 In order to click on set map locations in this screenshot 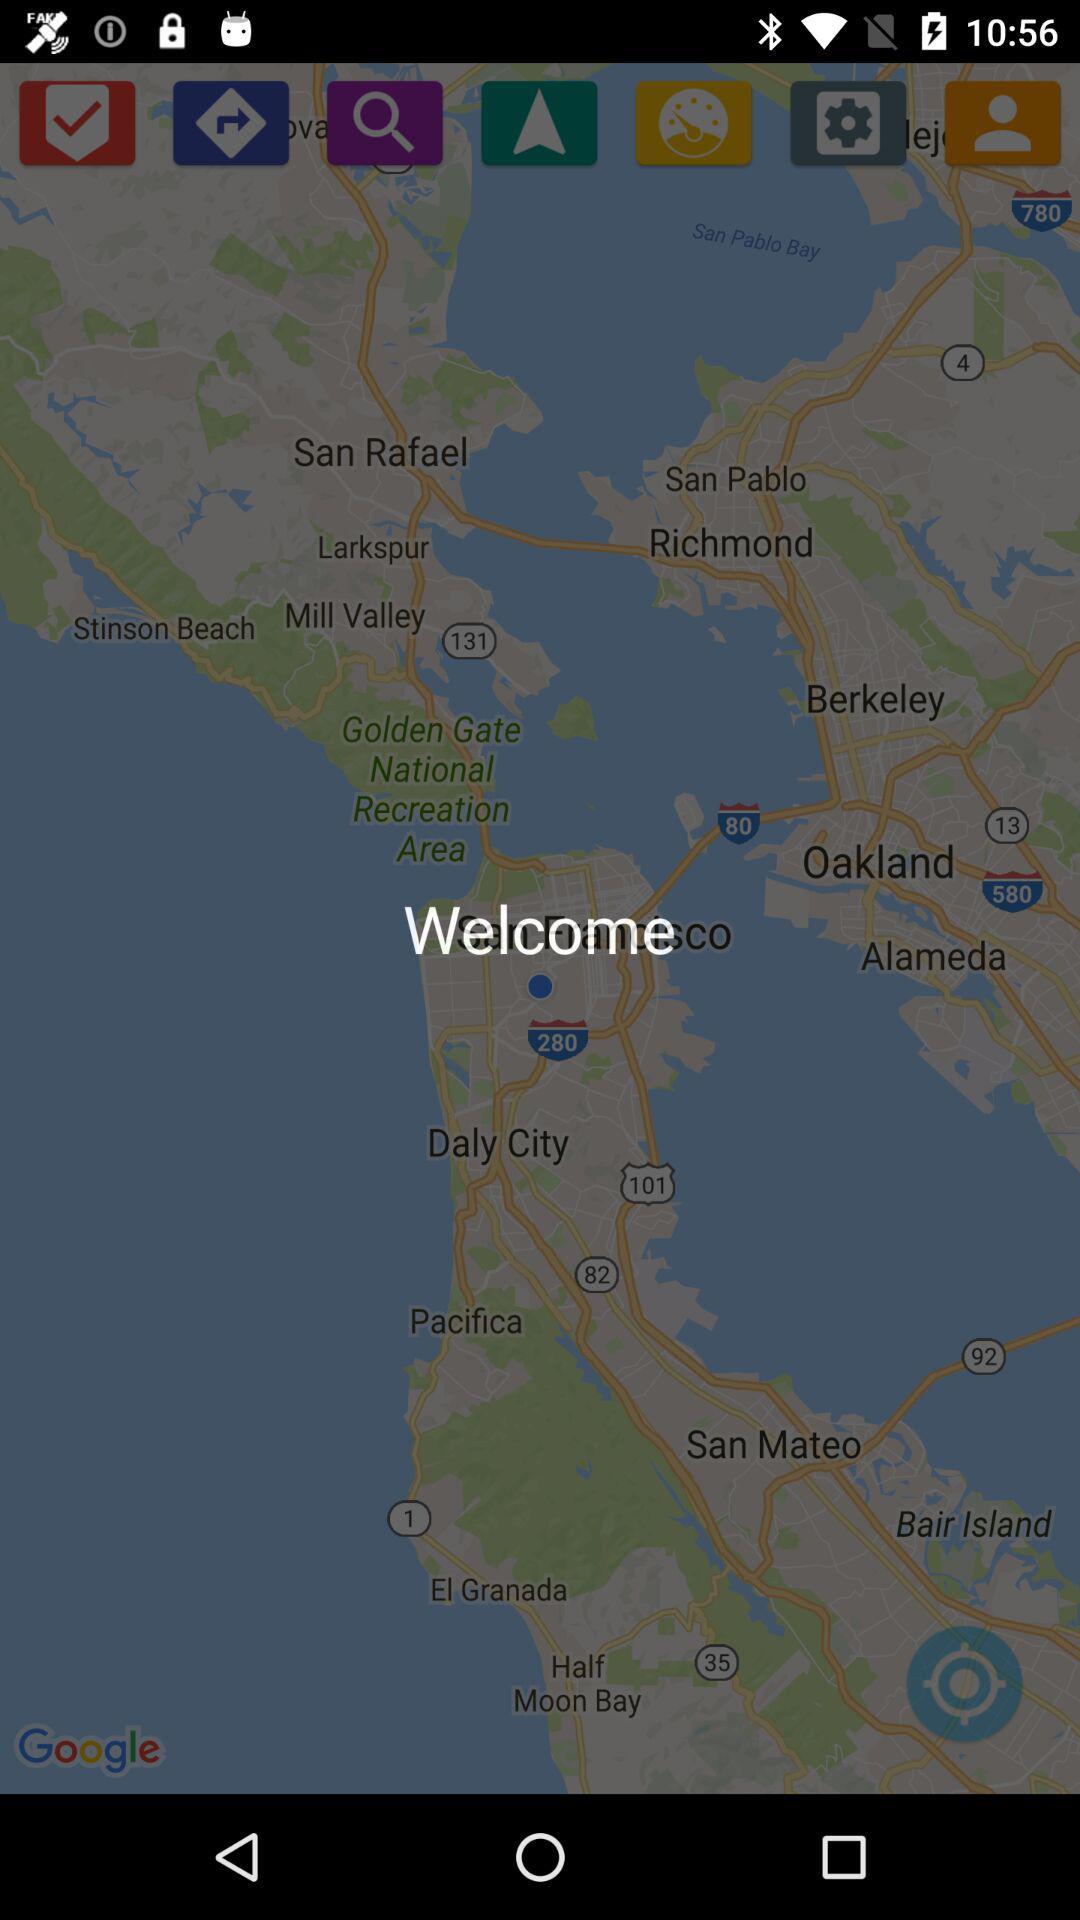, I will do `click(963, 1693)`.